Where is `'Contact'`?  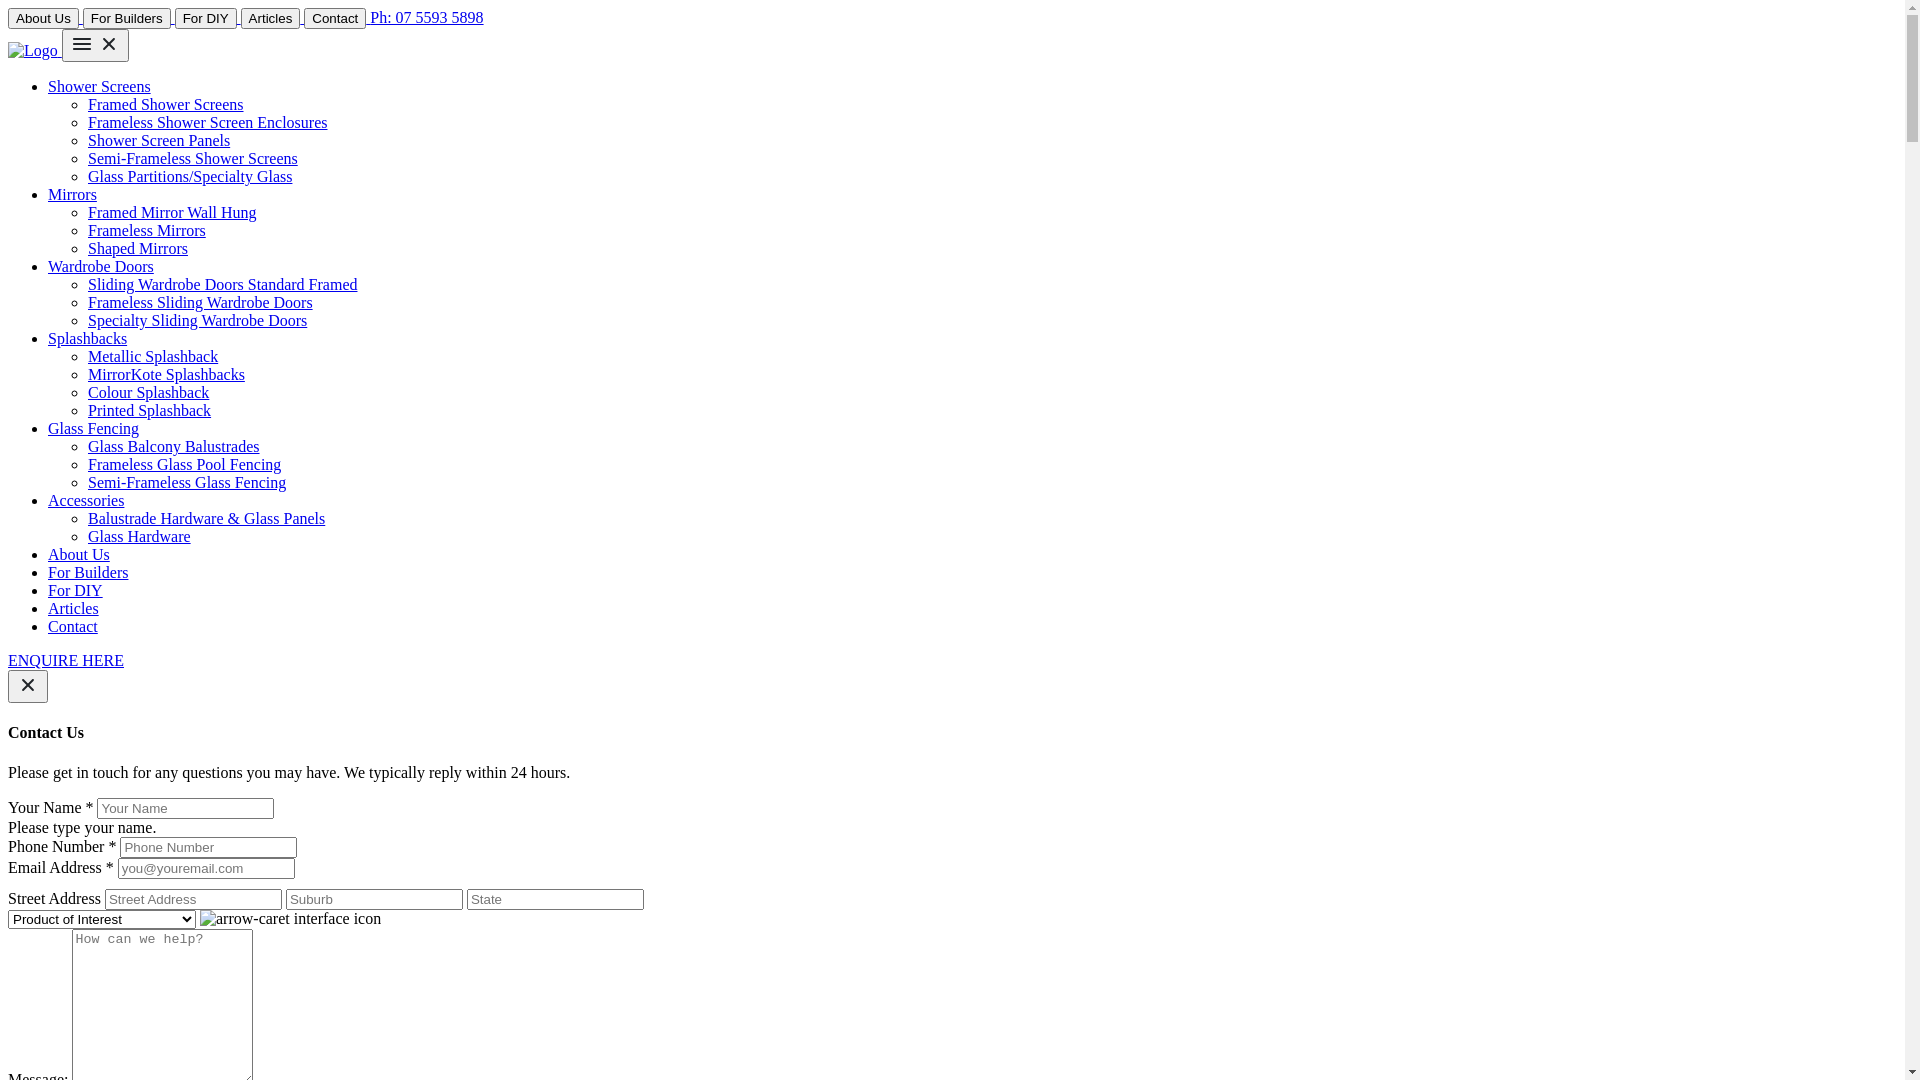 'Contact' is located at coordinates (72, 625).